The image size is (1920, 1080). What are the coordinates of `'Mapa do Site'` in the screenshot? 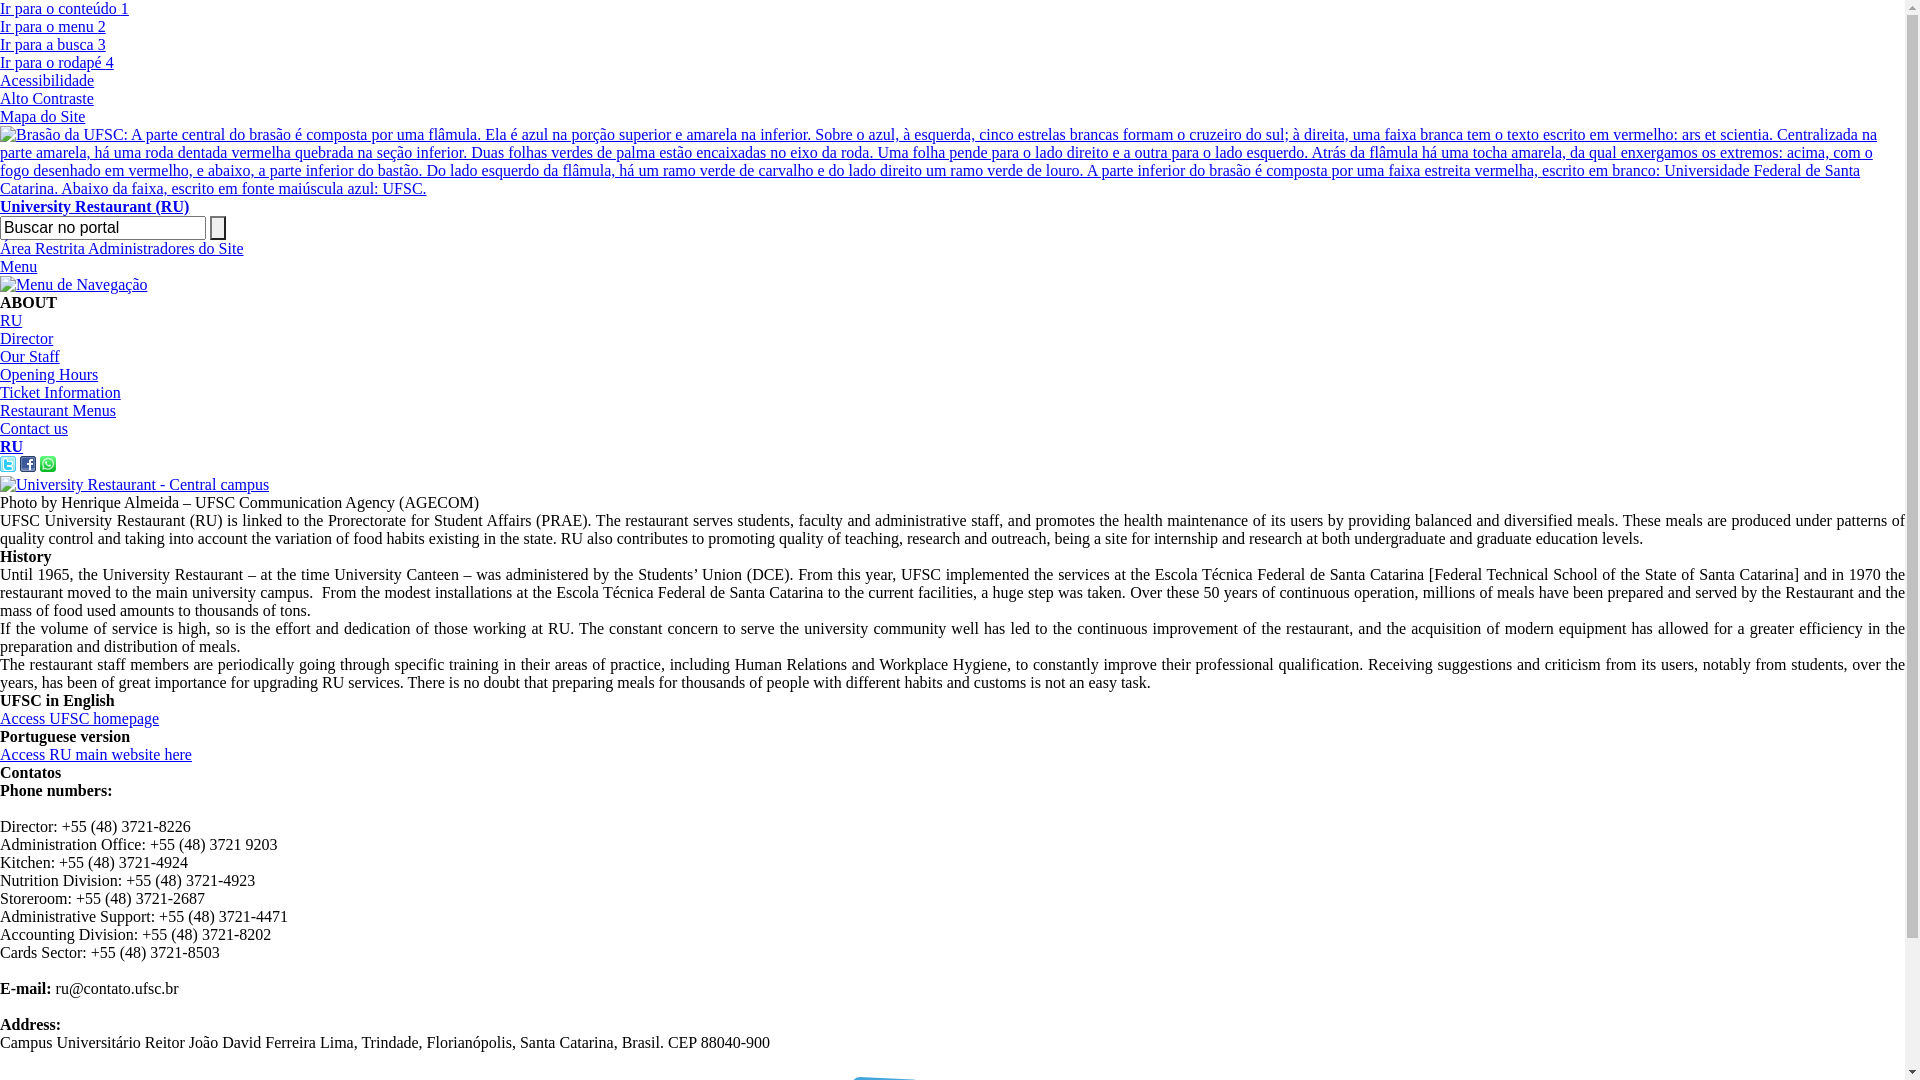 It's located at (42, 116).